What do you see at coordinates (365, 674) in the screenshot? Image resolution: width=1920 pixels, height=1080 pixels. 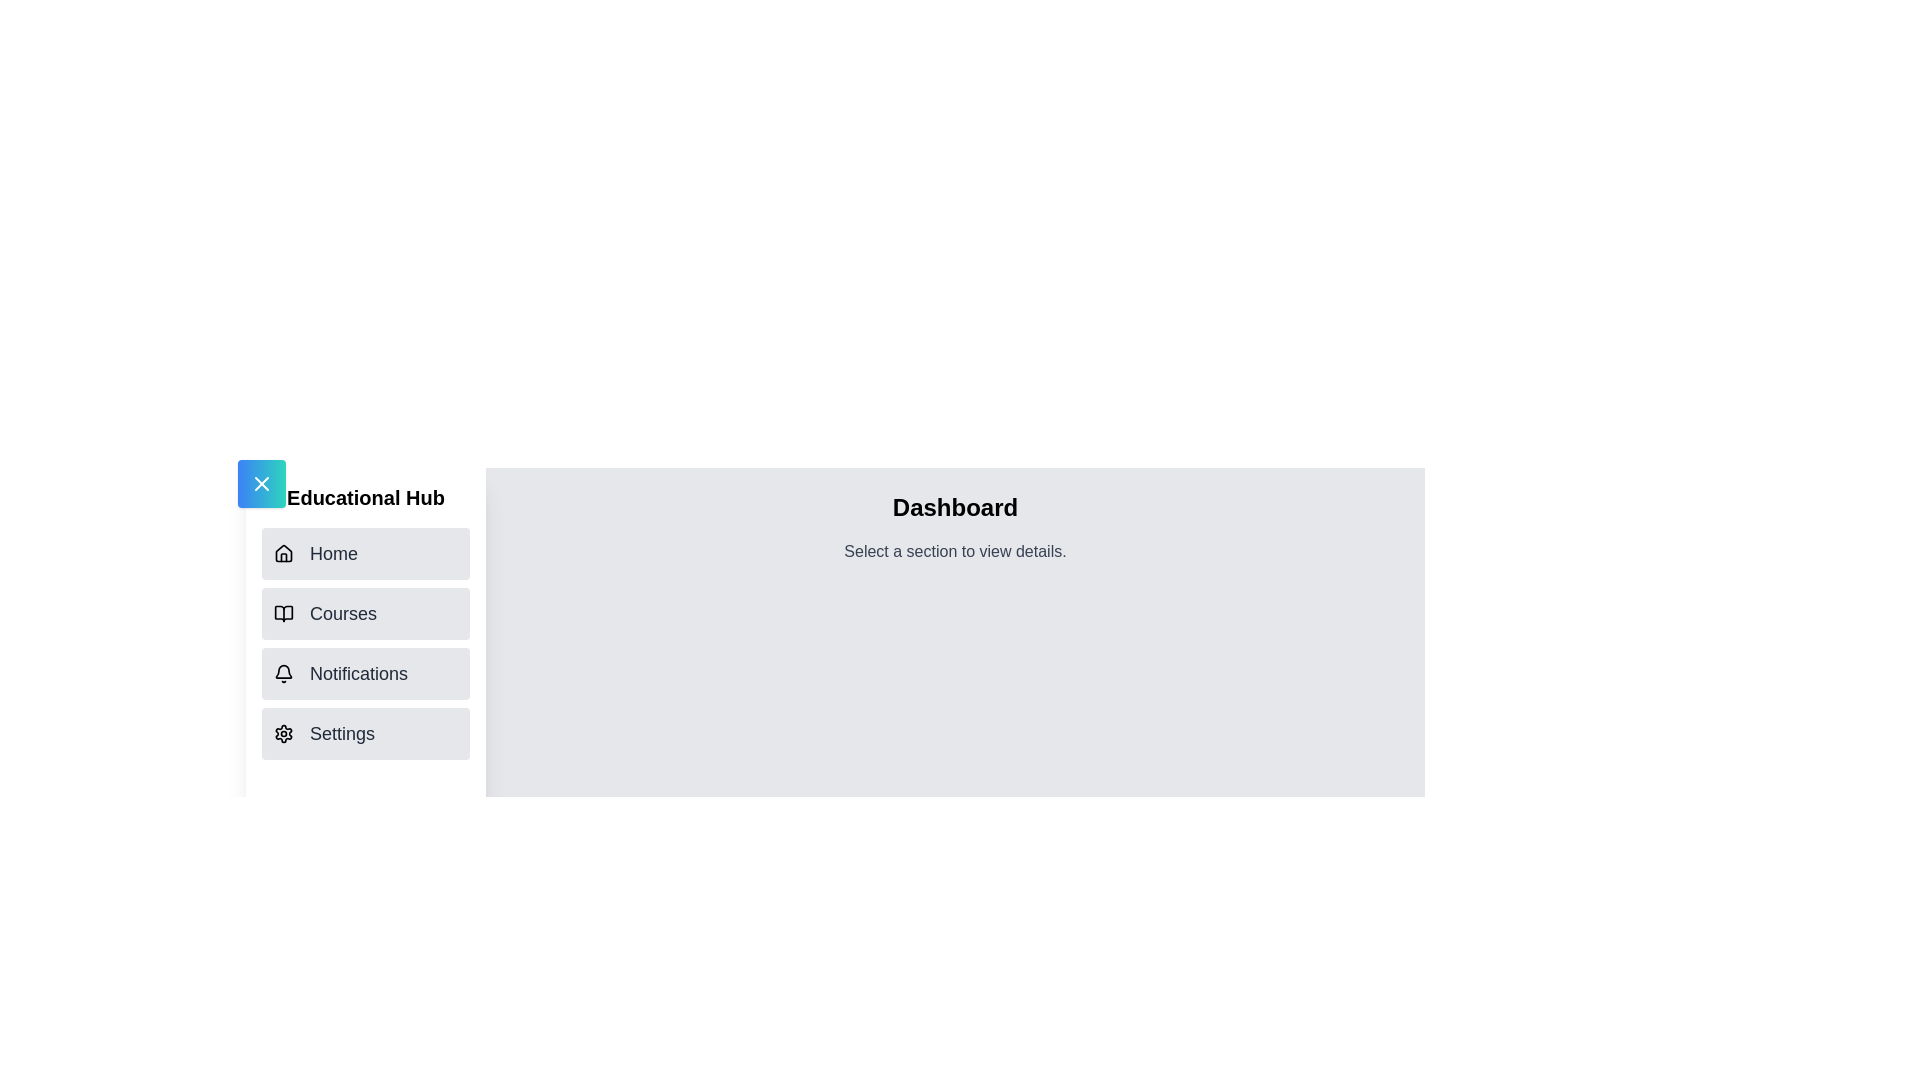 I see `the navigation item Notifications` at bounding box center [365, 674].